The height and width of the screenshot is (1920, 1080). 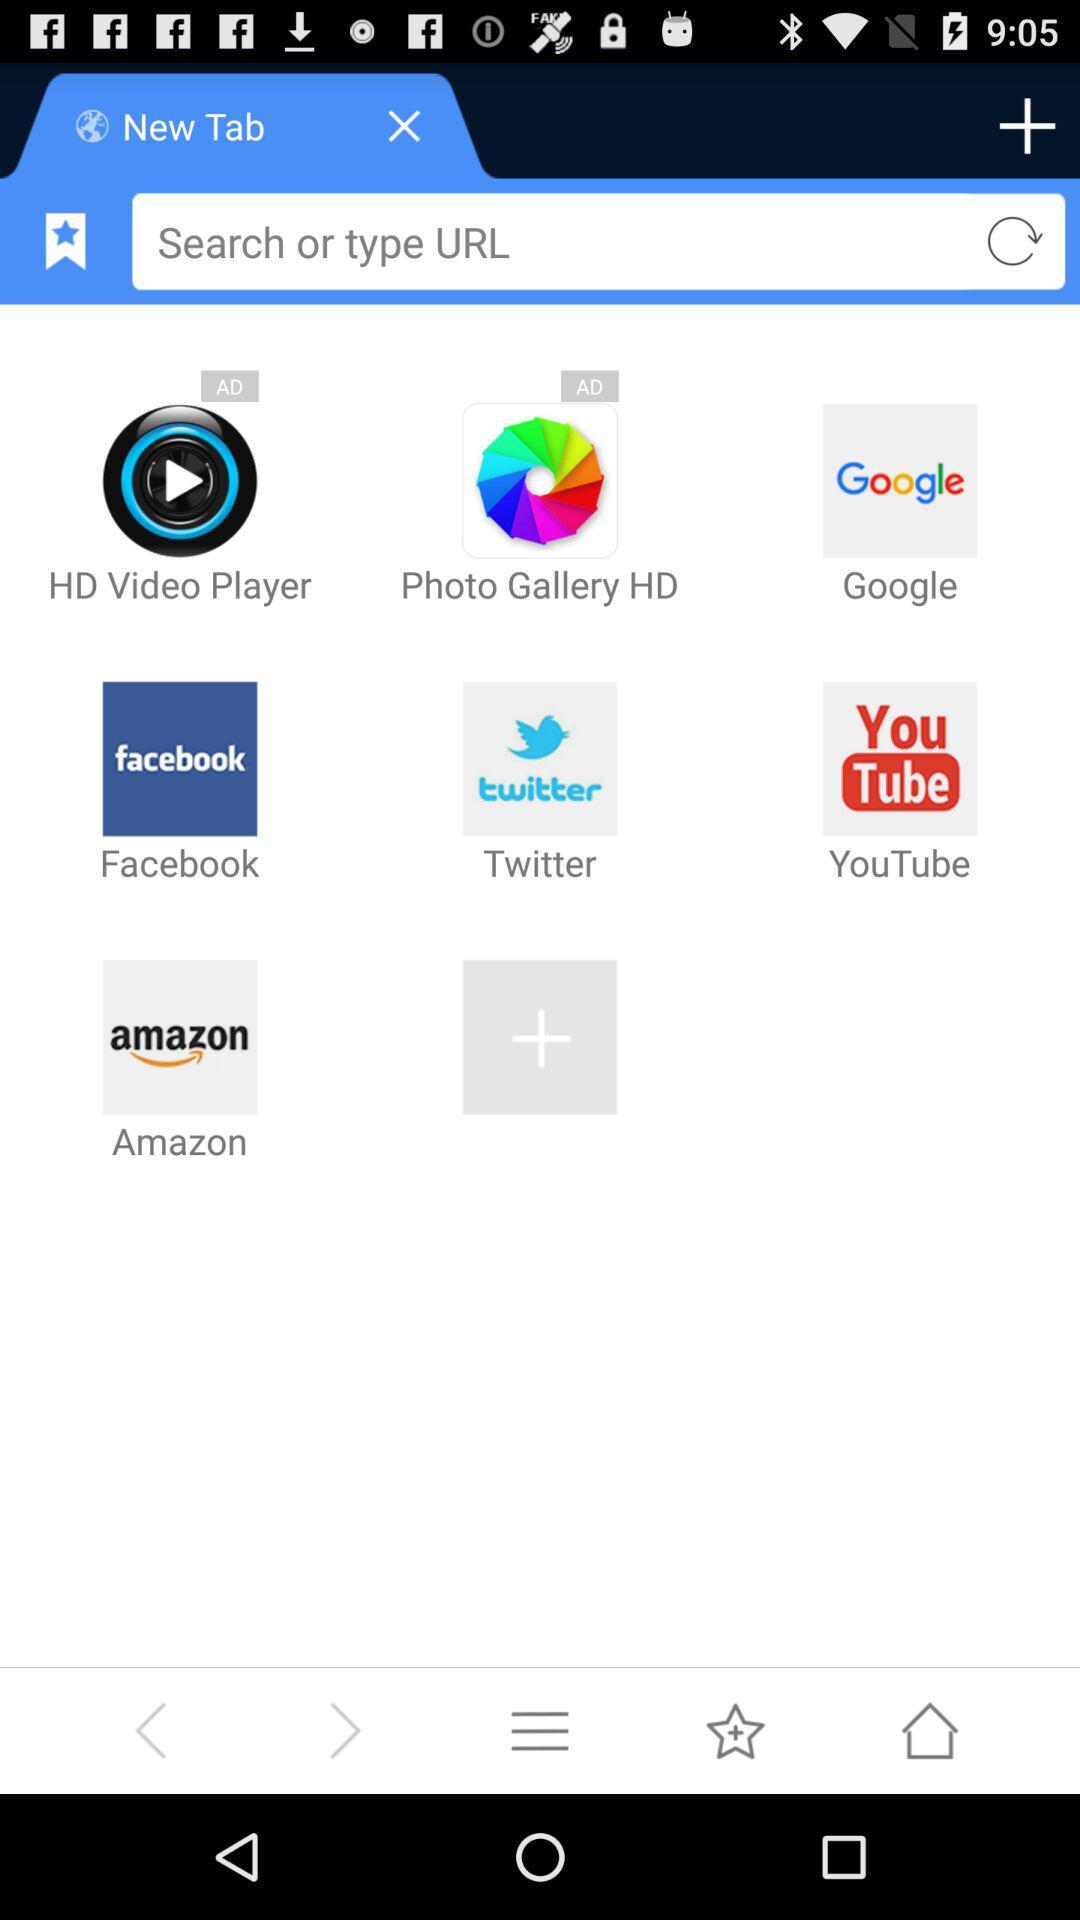 I want to click on the bookmark icon, so click(x=64, y=257).